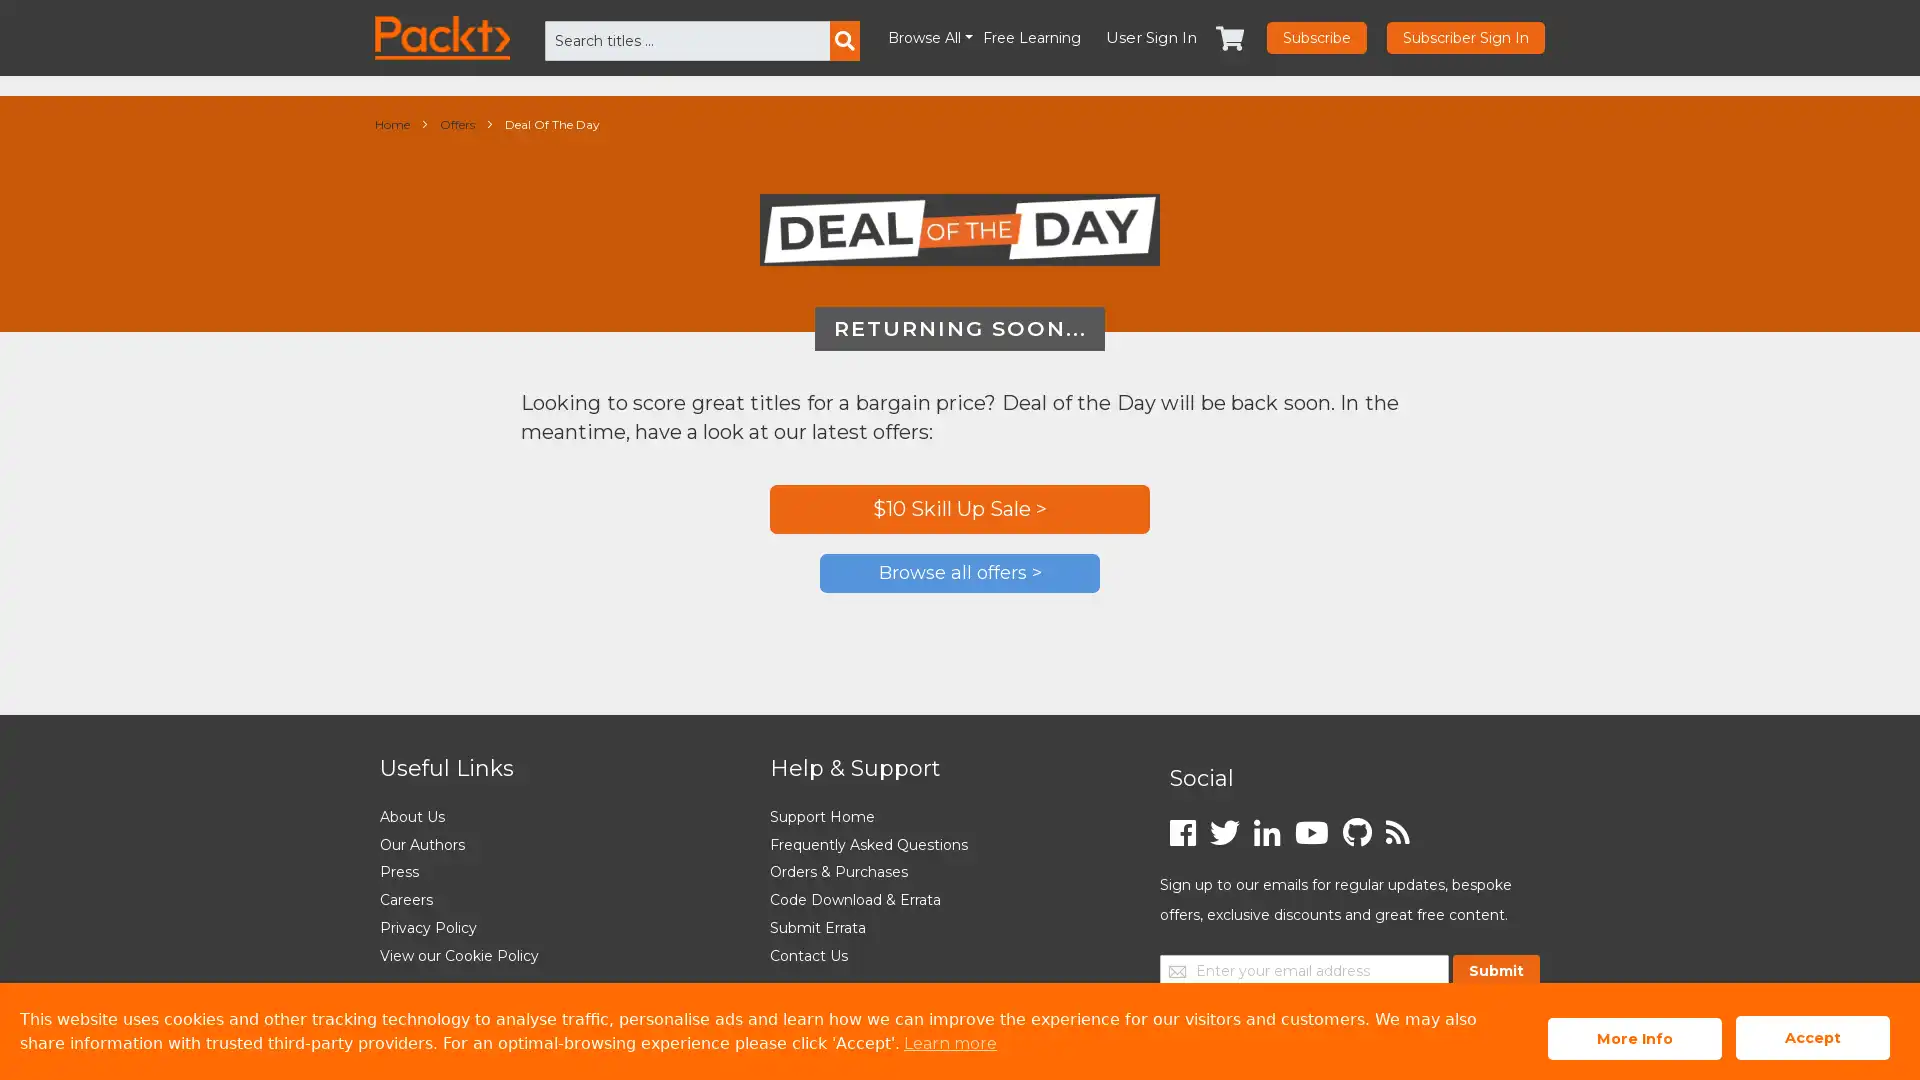 This screenshot has width=1920, height=1080. What do you see at coordinates (1465, 38) in the screenshot?
I see `Subscriber Sign In` at bounding box center [1465, 38].